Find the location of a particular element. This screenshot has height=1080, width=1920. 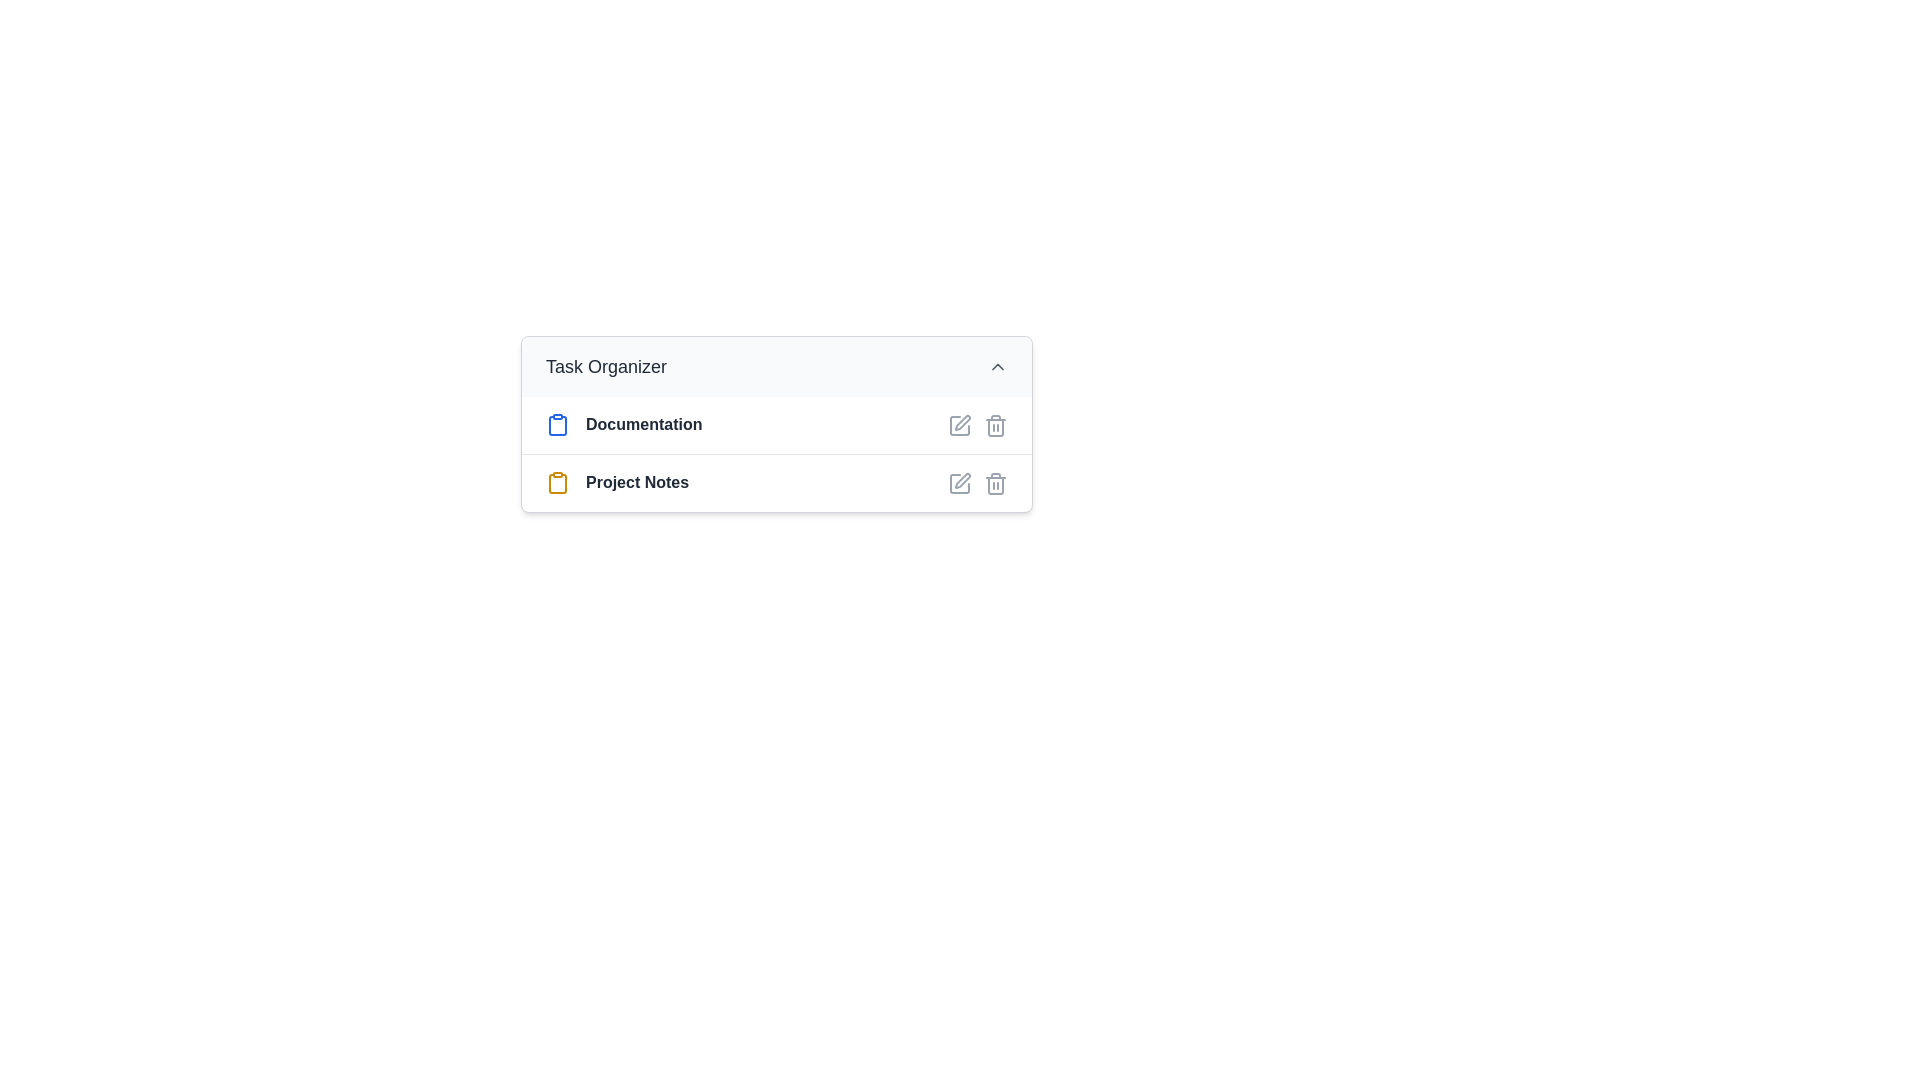

the clipboard icon located in the left cell of the first row of the table is located at coordinates (557, 424).